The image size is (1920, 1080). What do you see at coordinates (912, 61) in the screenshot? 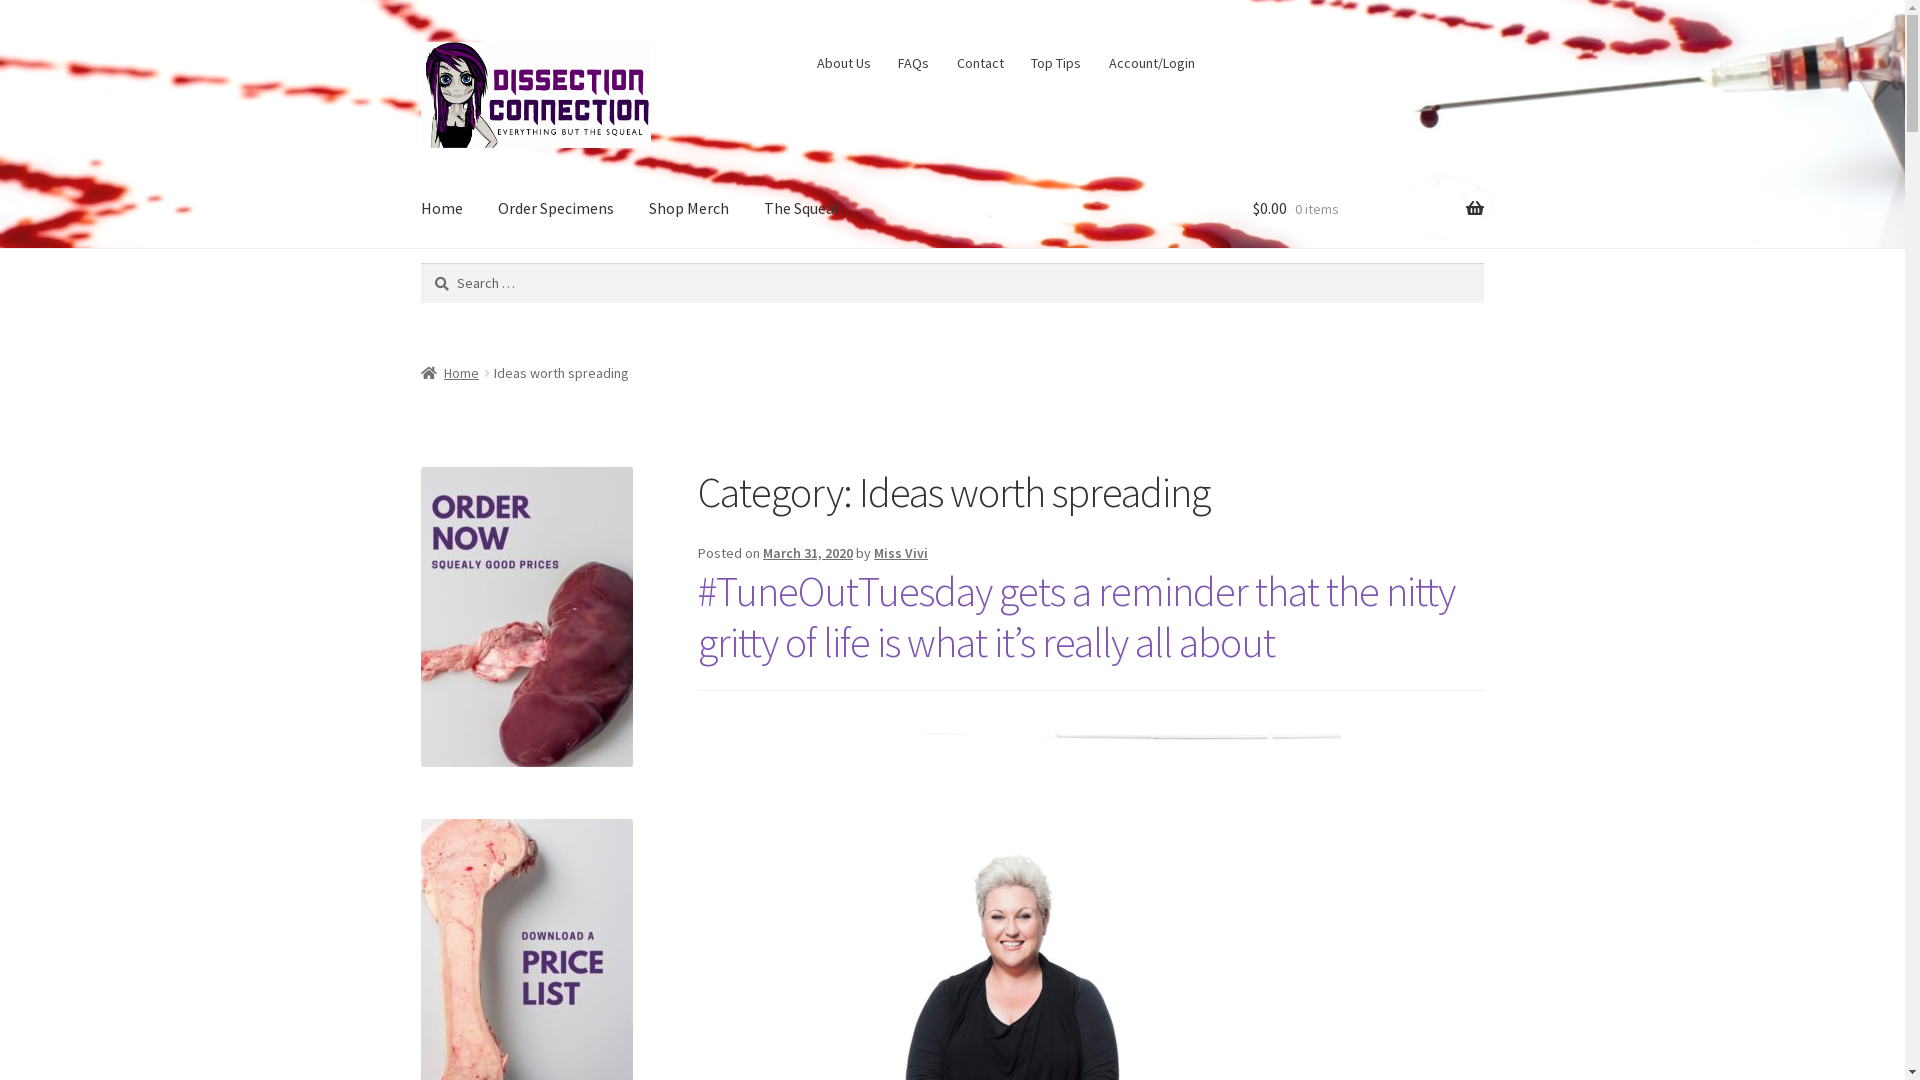
I see `'FAQs'` at bounding box center [912, 61].